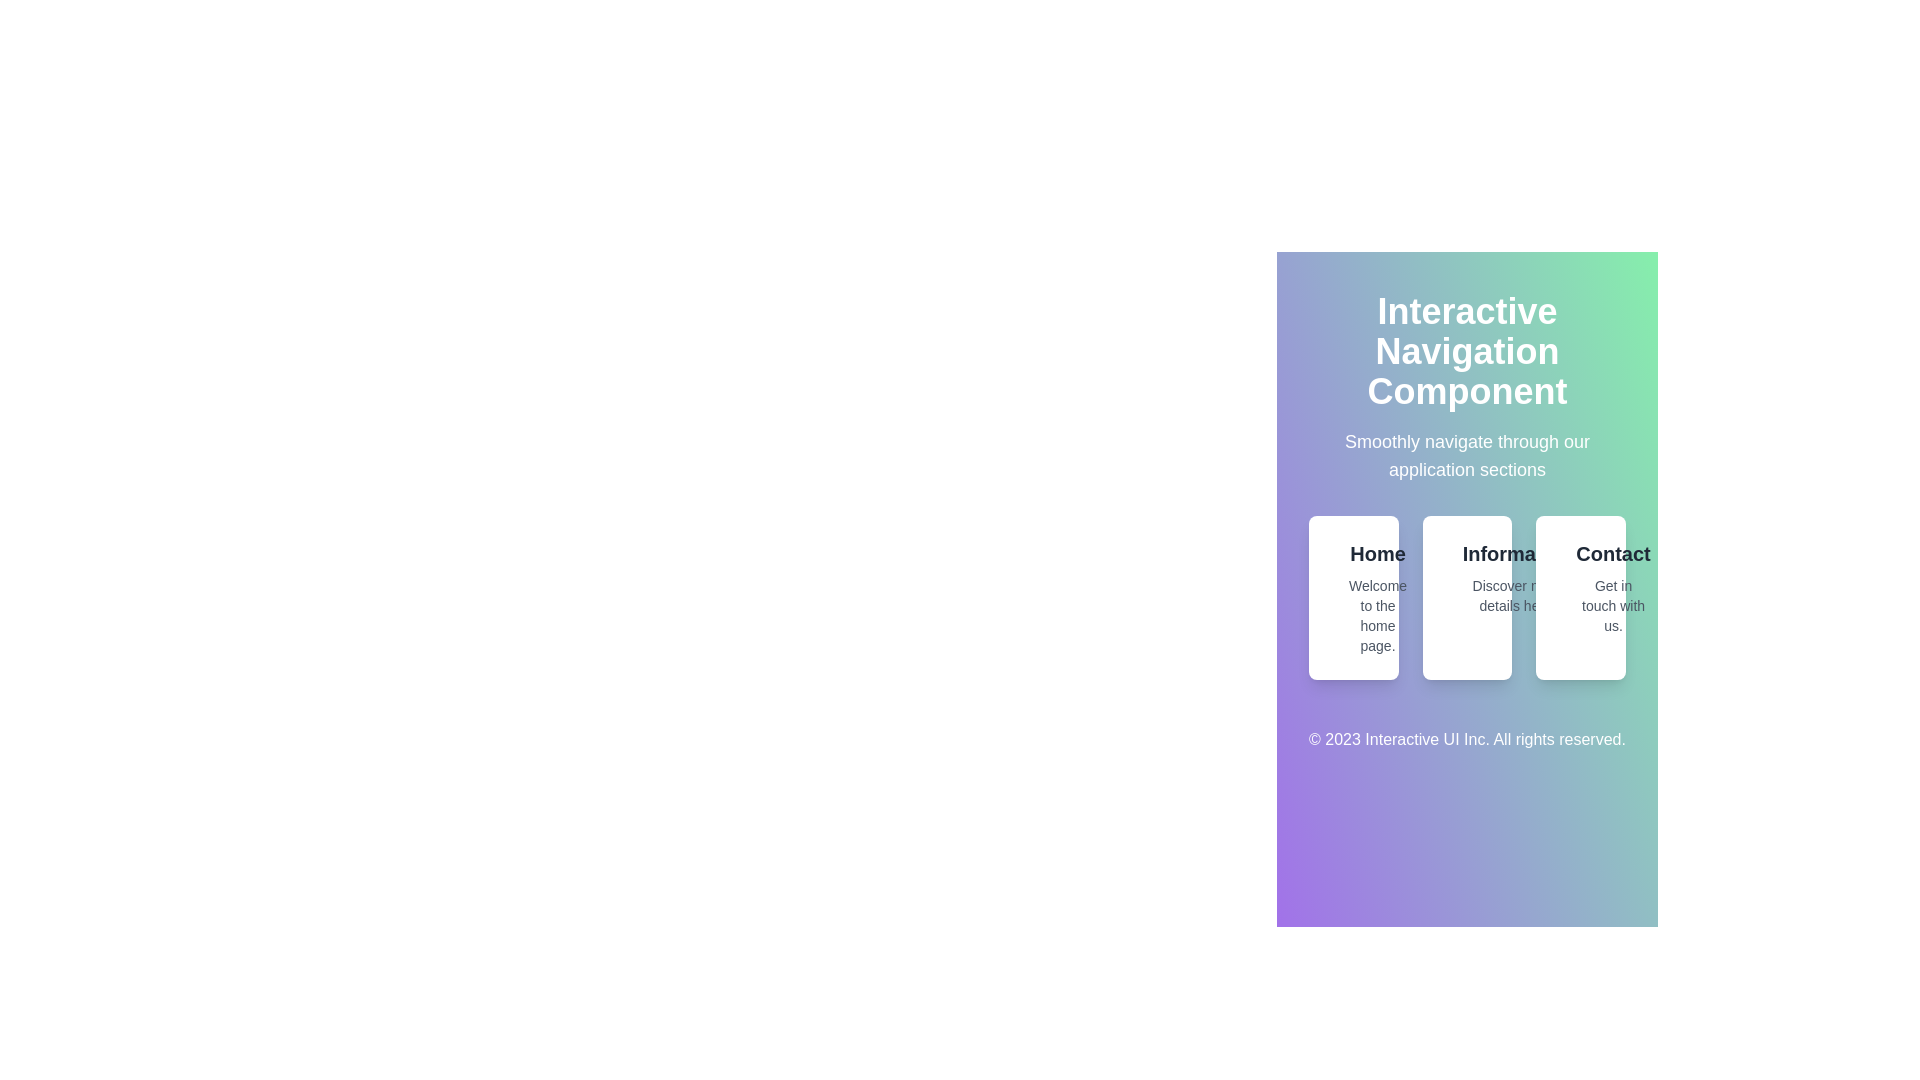  What do you see at coordinates (1613, 604) in the screenshot?
I see `the small italicized text block reading 'Get in touch with us.' which is styled in gray and located within the 'Contact' card on the rightmost side of the three horizontally-aligned interactive cards` at bounding box center [1613, 604].